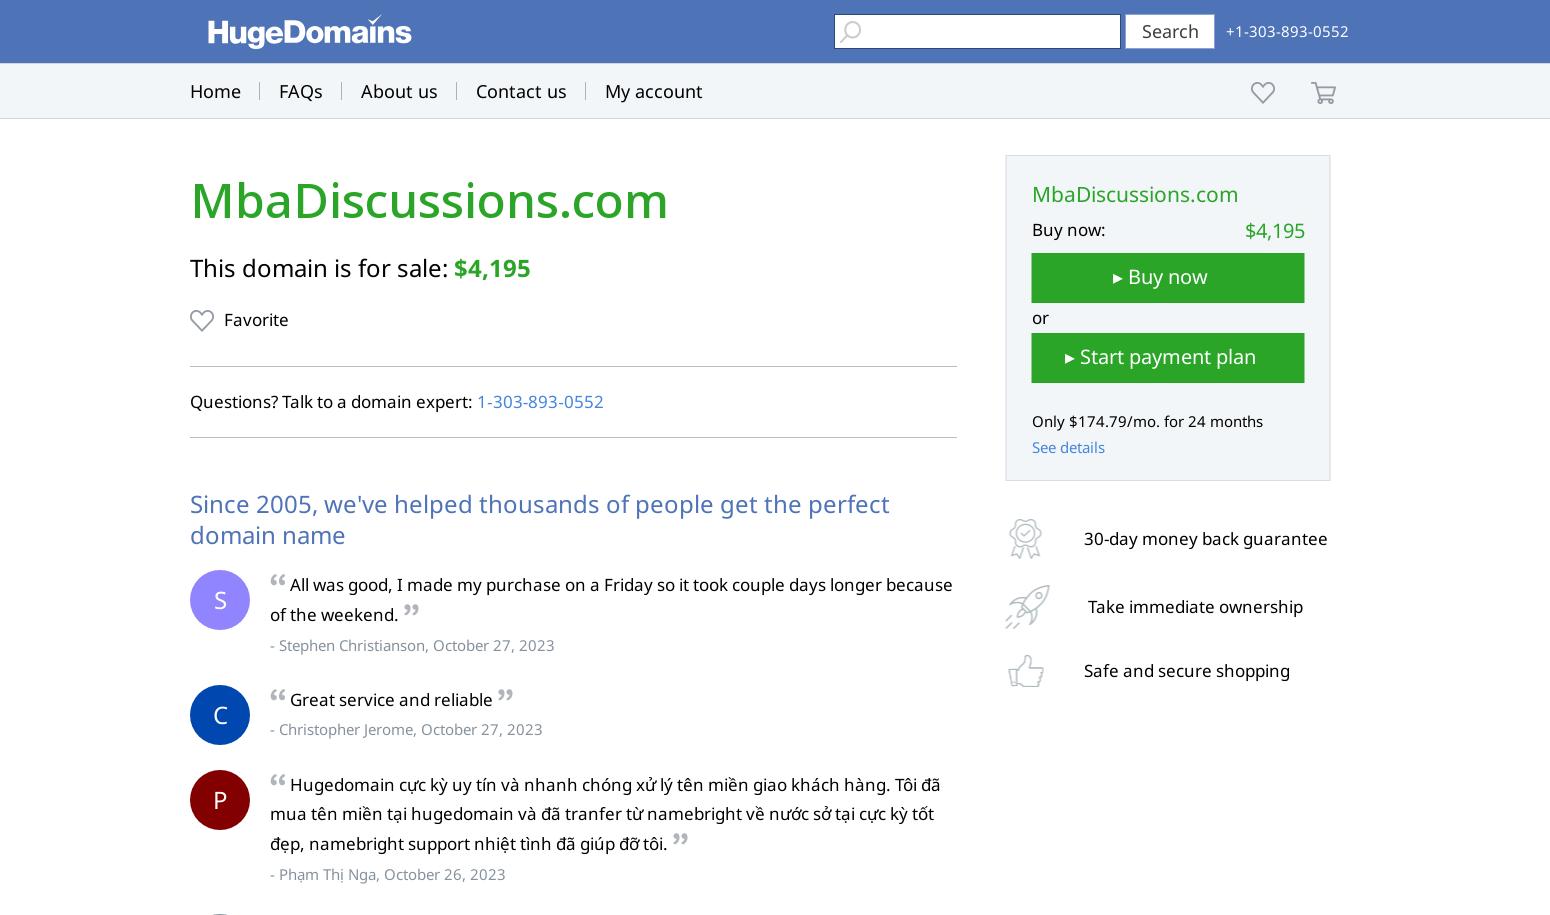 The image size is (1550, 915). Describe the element at coordinates (256, 319) in the screenshot. I see `'Favorite'` at that location.